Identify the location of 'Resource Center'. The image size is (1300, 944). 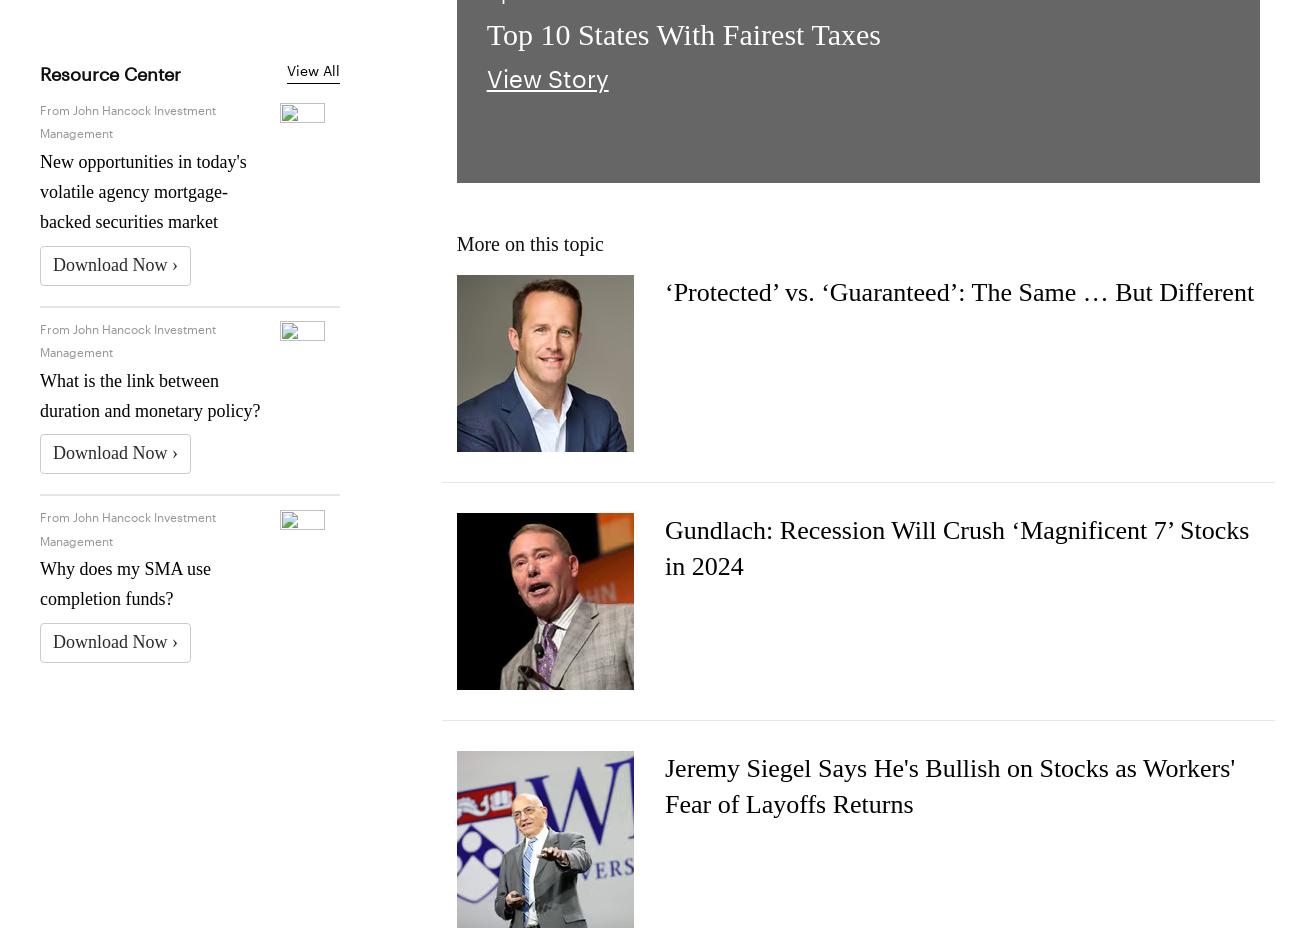
(109, 71).